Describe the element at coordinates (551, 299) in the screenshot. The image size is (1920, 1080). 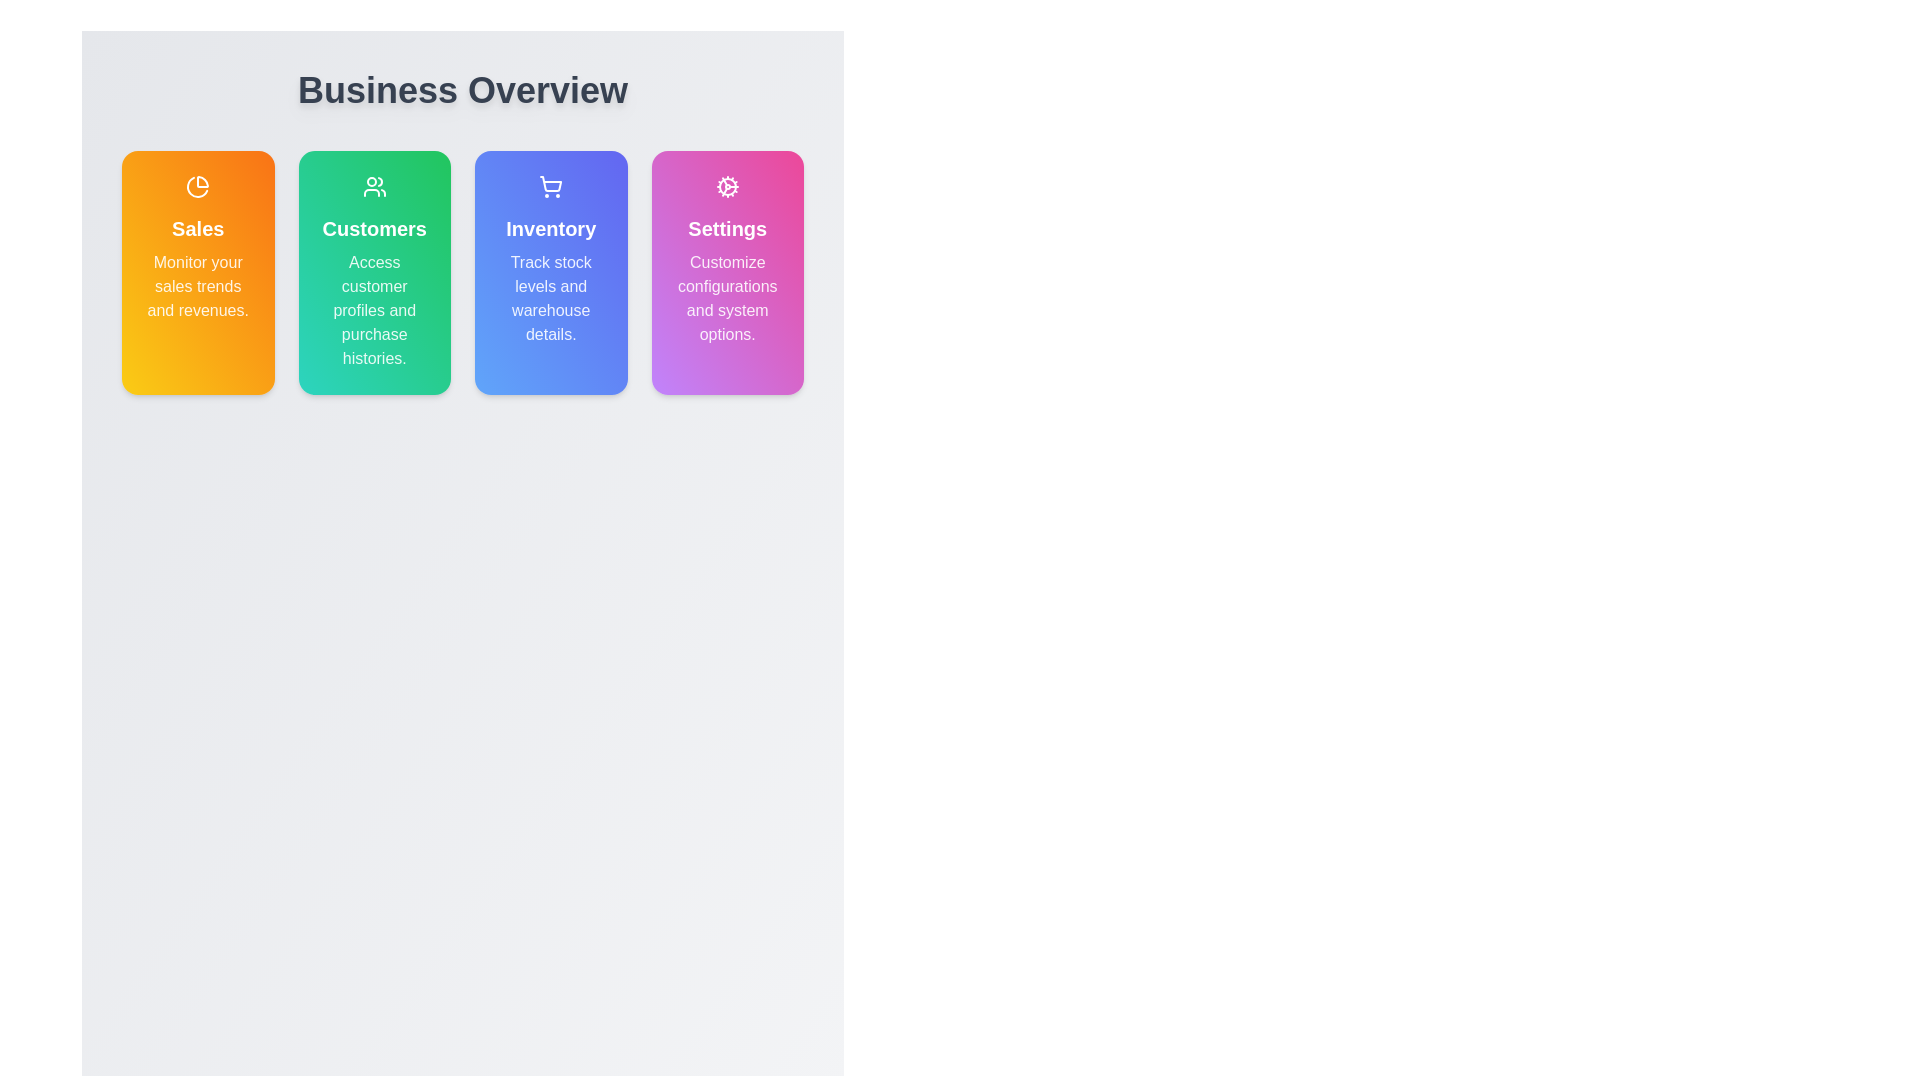
I see `the static text displaying 'Track stock levels and warehouse details.' within the 'Inventory' card, which is the third card in a row of four cards` at that location.